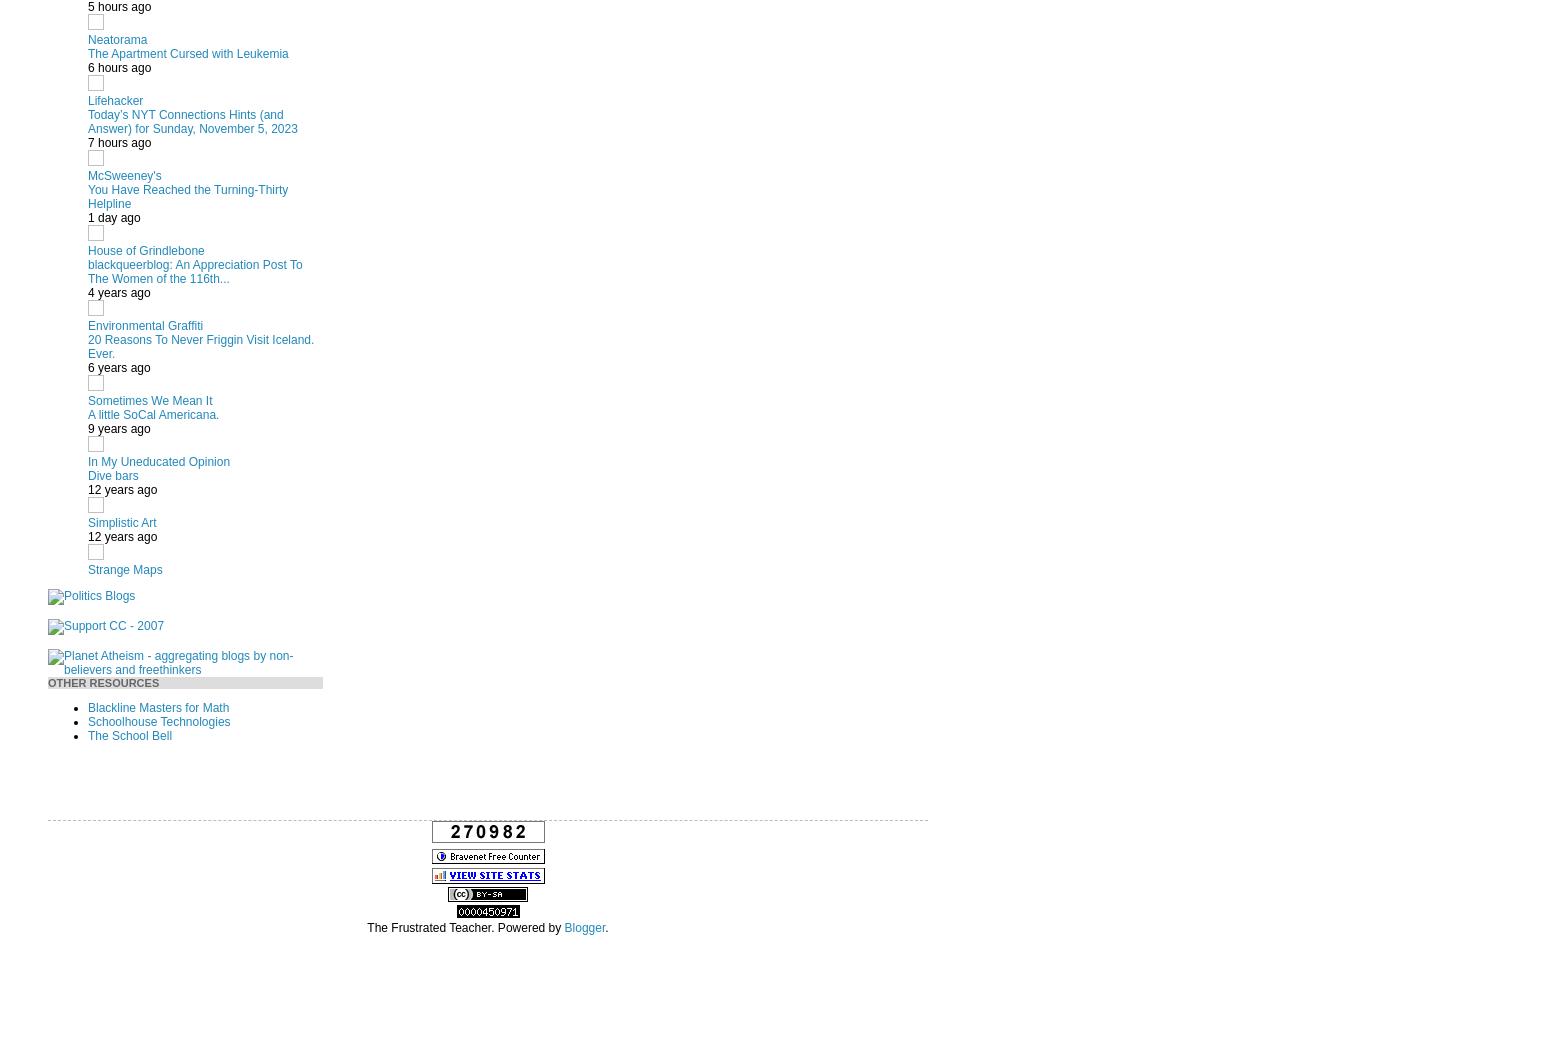 This screenshot has height=1045, width=1558. What do you see at coordinates (464, 927) in the screenshot?
I see `'The Frustrated Teacher. Powered by'` at bounding box center [464, 927].